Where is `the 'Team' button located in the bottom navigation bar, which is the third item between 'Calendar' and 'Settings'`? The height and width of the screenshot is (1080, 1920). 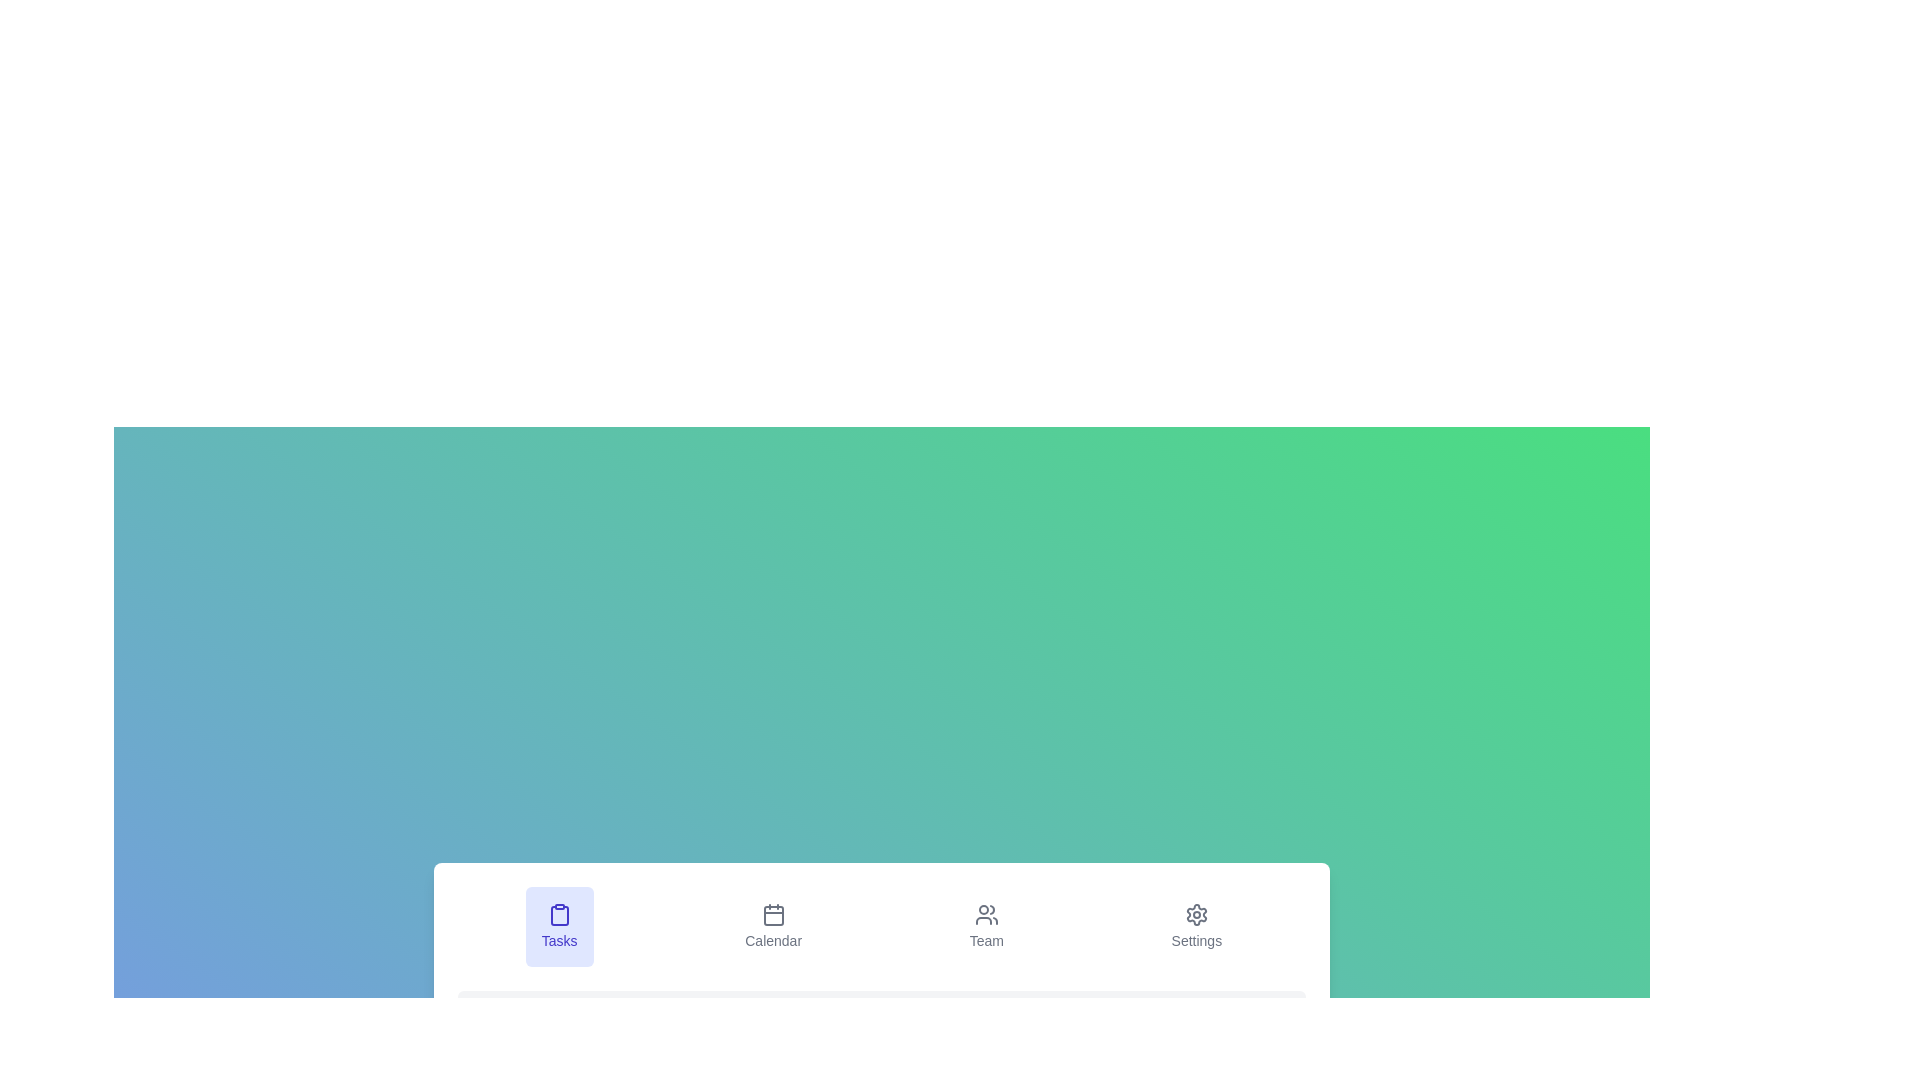 the 'Team' button located in the bottom navigation bar, which is the third item between 'Calendar' and 'Settings' is located at coordinates (986, 926).